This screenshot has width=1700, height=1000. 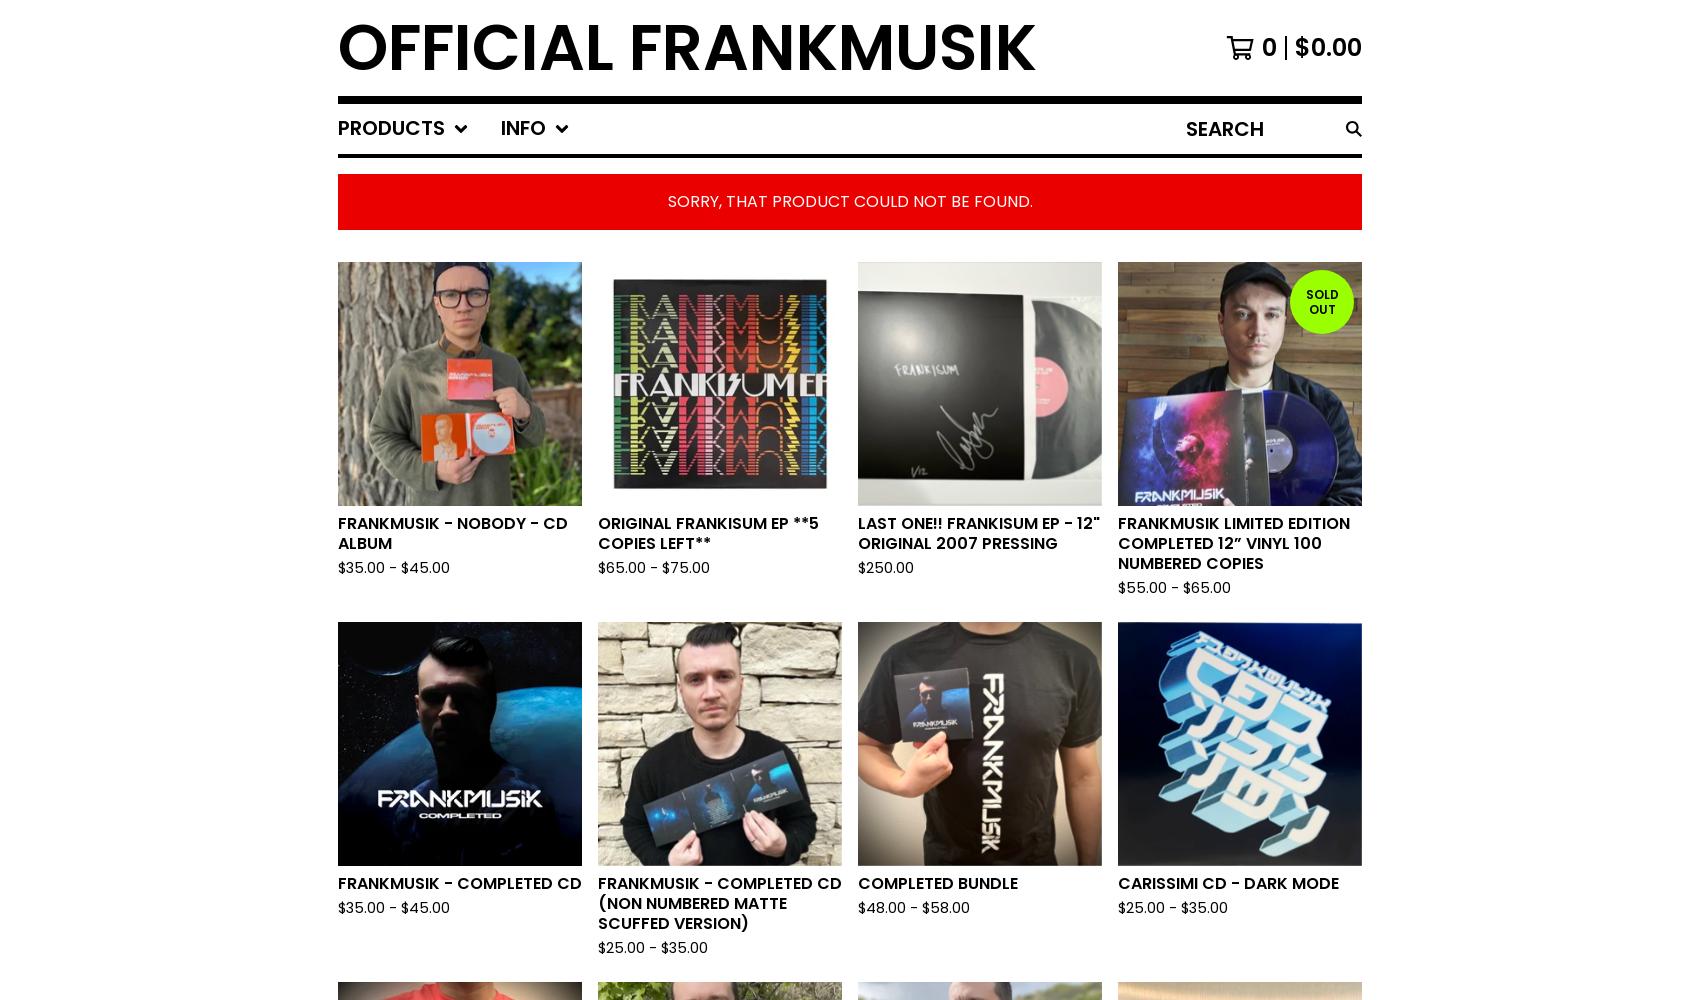 What do you see at coordinates (930, 908) in the screenshot?
I see `'58.00'` at bounding box center [930, 908].